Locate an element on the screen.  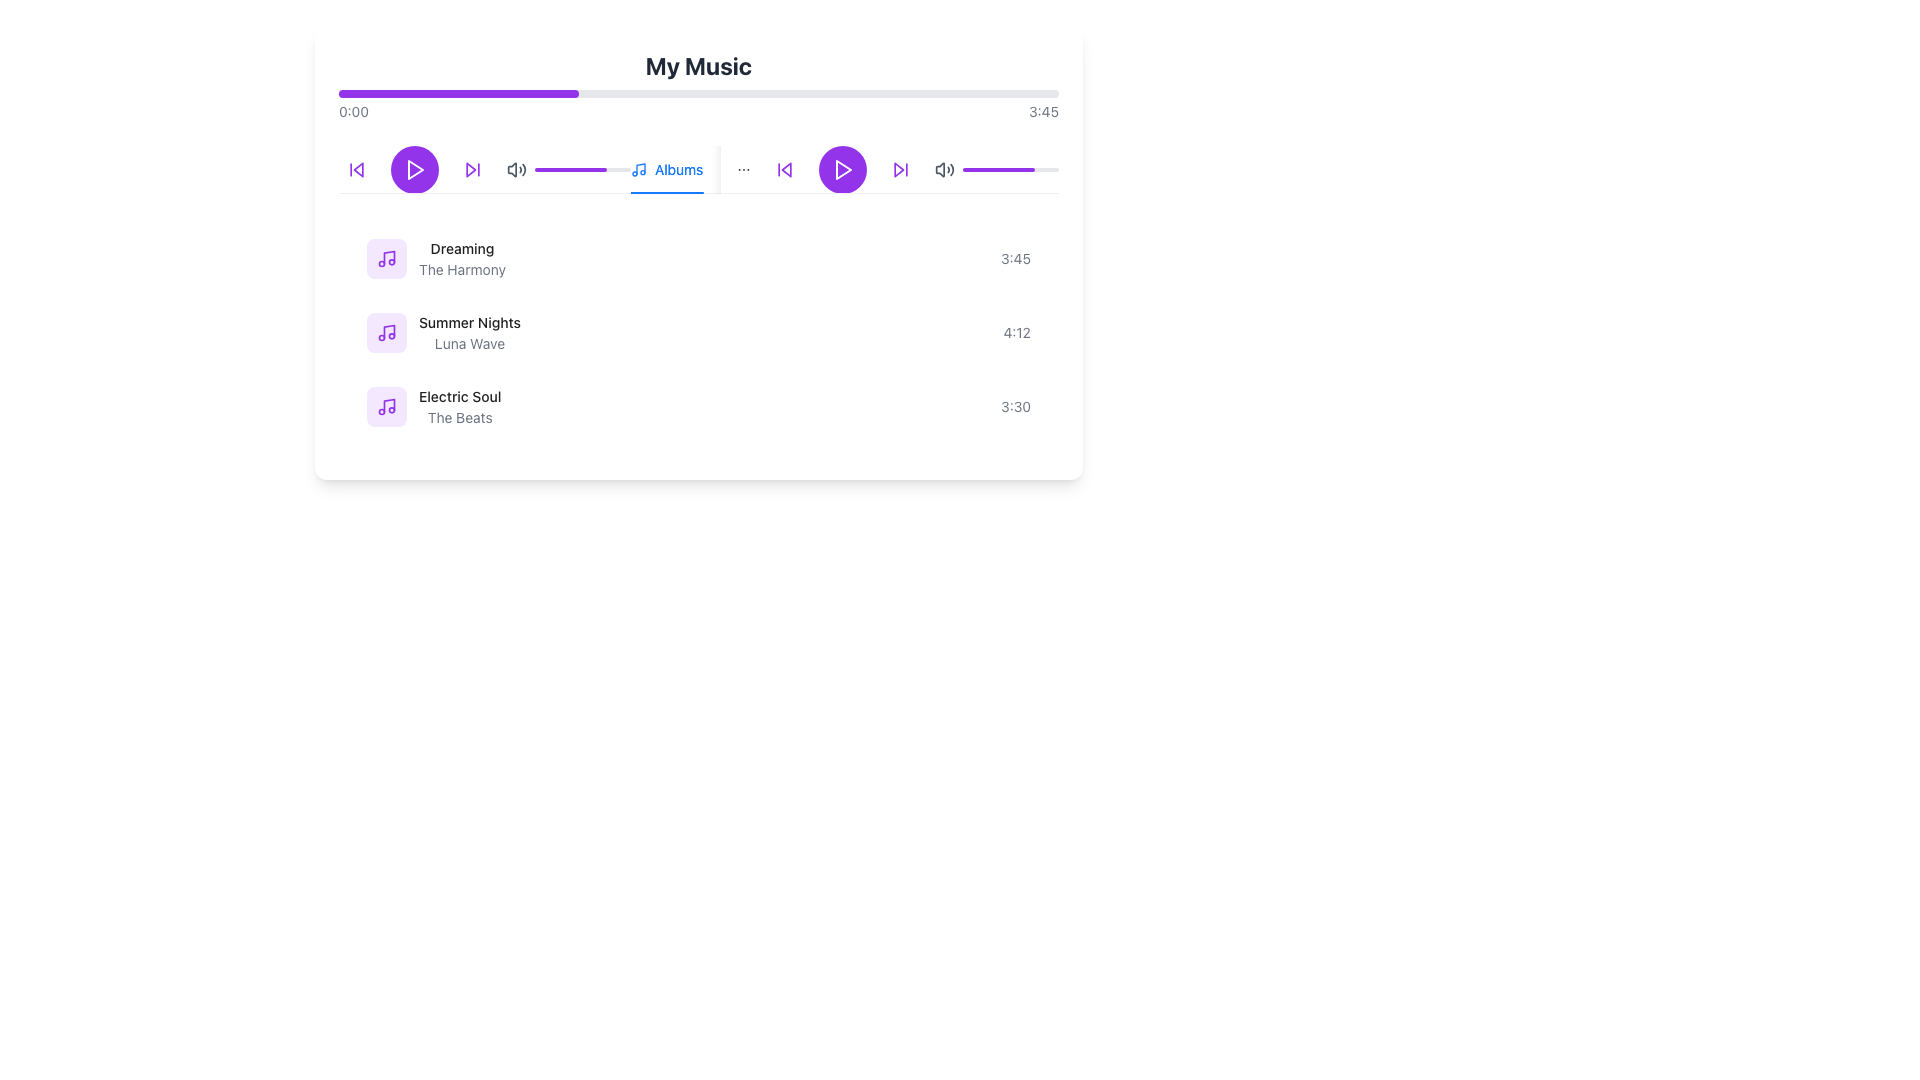
the 'Play' icon located inside the circular button in the control bar below 'My Music' is located at coordinates (843, 168).